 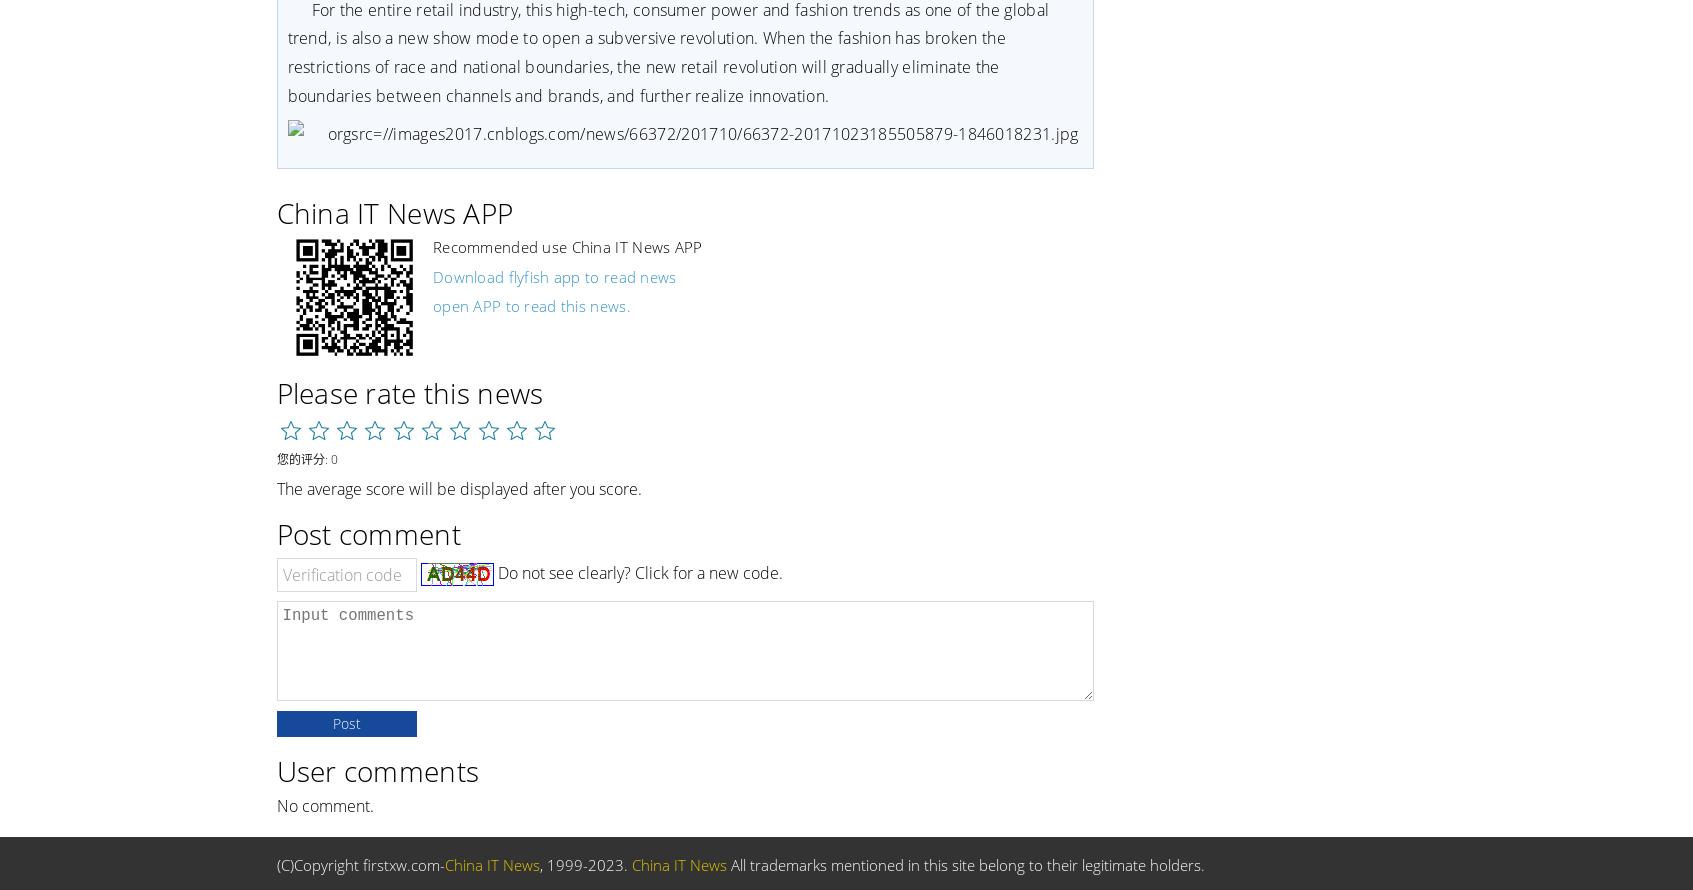 What do you see at coordinates (529, 305) in the screenshot?
I see `'open APP to read this news.'` at bounding box center [529, 305].